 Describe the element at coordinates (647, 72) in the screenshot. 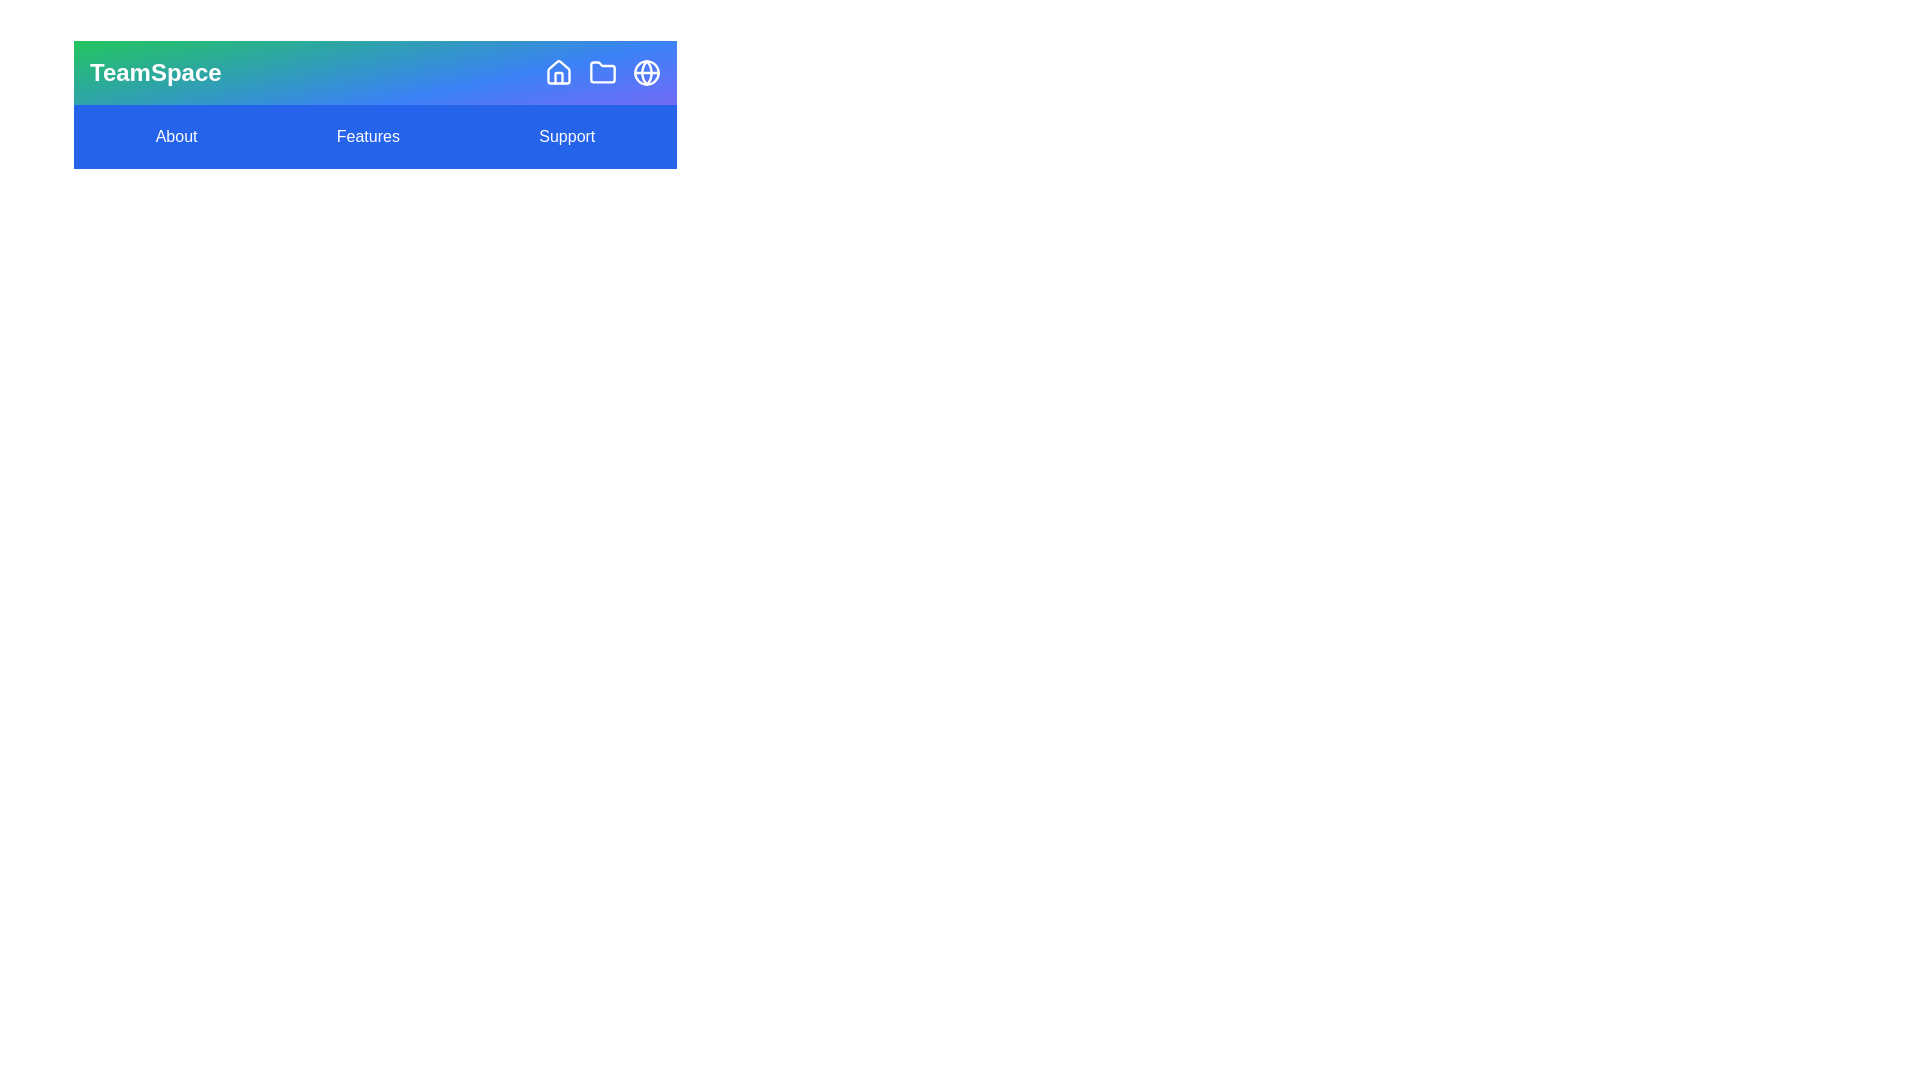

I see `the 'Community' icon to explore community features` at that location.